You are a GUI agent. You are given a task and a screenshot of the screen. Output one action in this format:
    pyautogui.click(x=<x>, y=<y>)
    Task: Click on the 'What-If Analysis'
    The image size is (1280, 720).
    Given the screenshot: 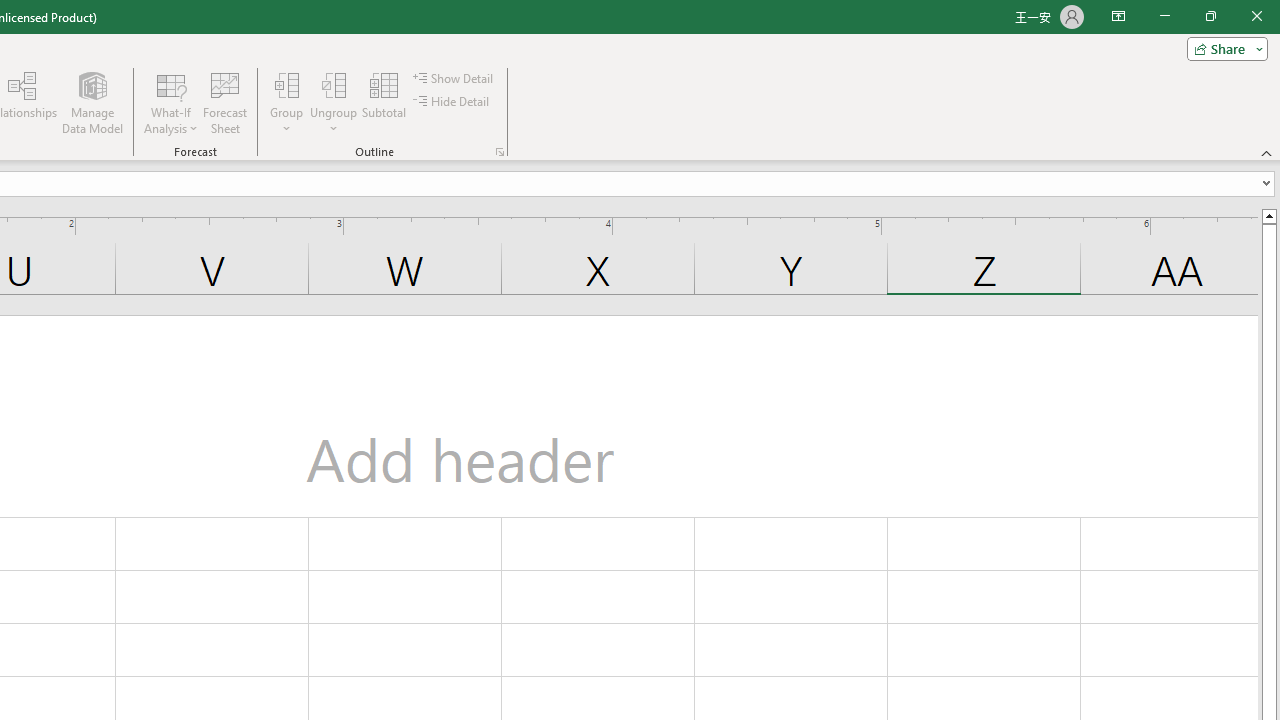 What is the action you would take?
    pyautogui.click(x=171, y=103)
    